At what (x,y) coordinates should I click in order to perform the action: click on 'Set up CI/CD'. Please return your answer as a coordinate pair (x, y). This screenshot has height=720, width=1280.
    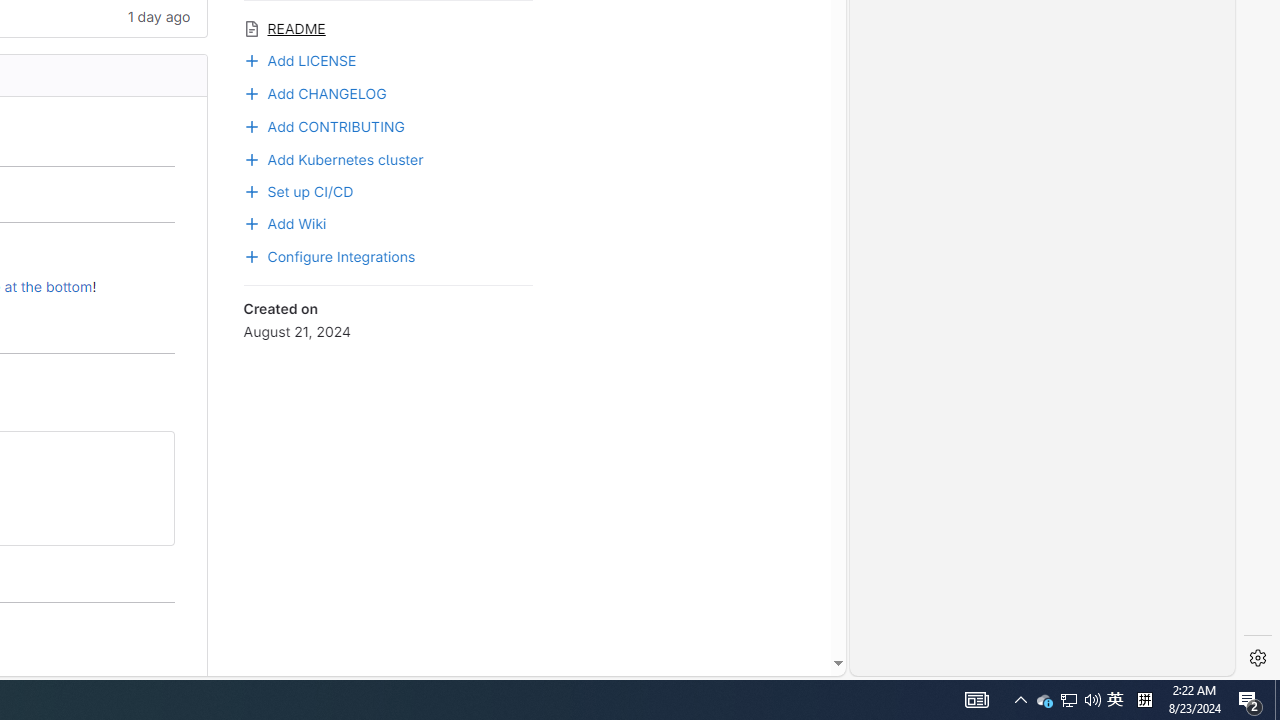
    Looking at the image, I should click on (297, 189).